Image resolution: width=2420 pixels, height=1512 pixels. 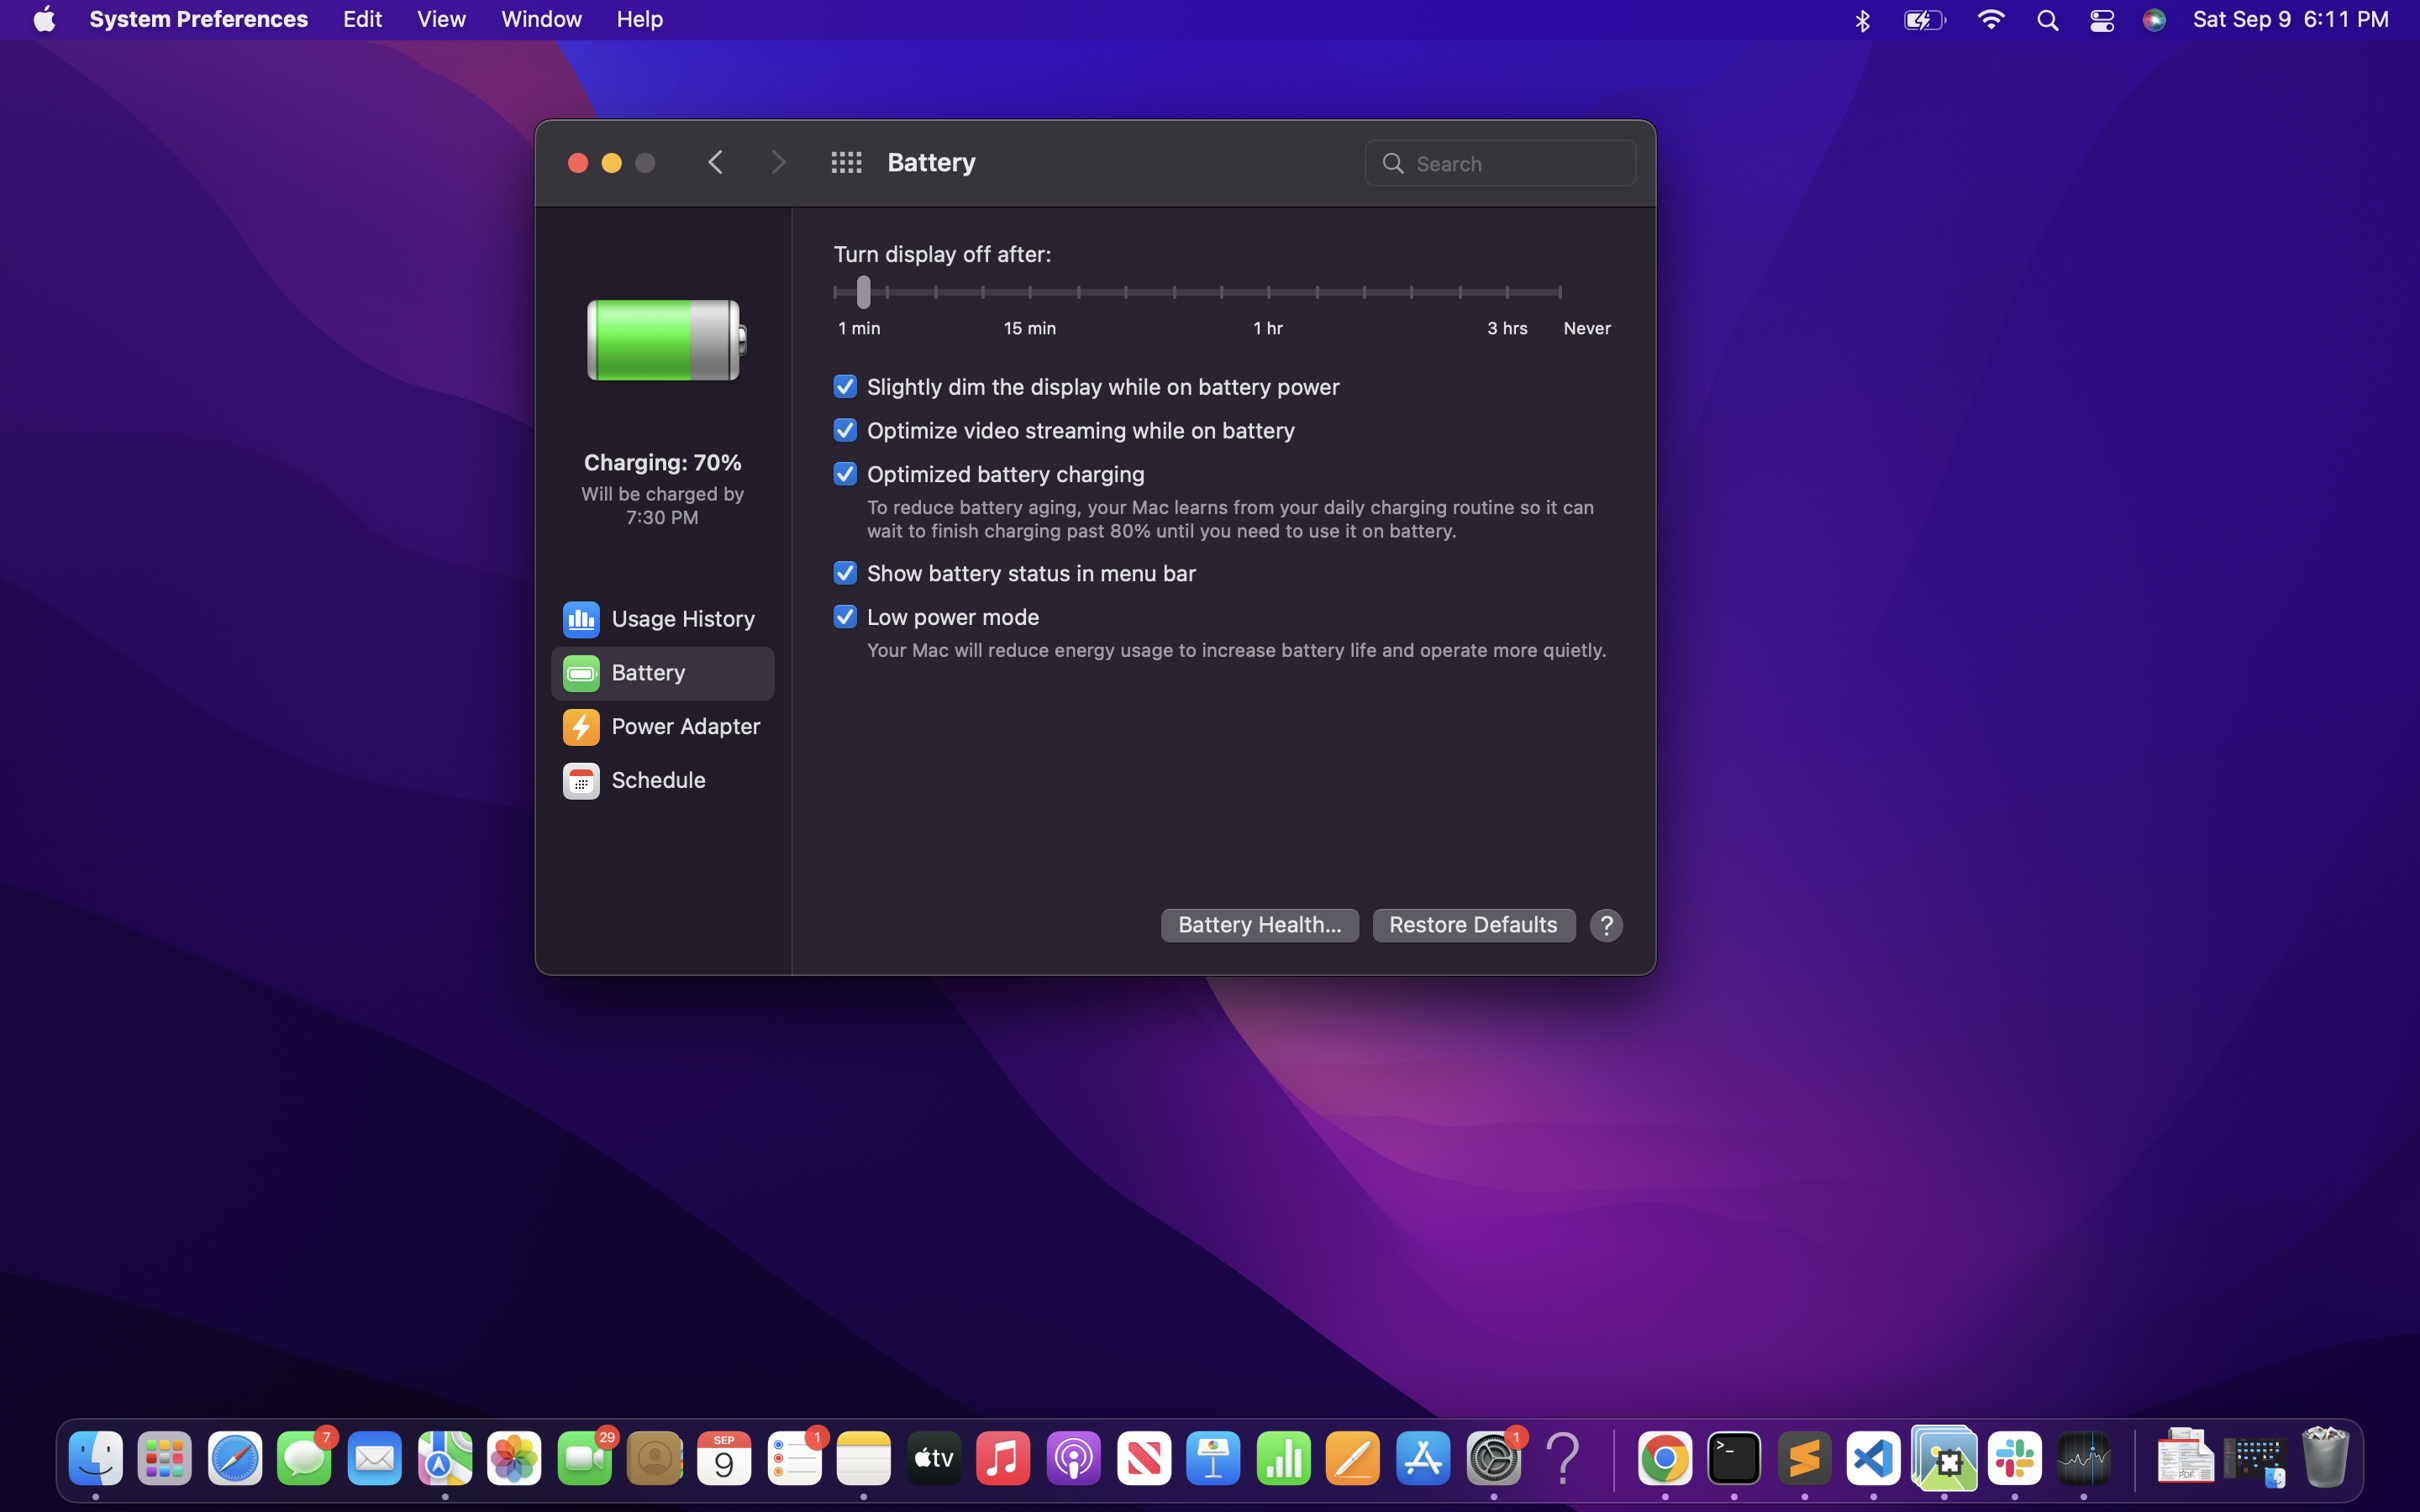 What do you see at coordinates (986, 473) in the screenshot?
I see `the "optimized battery charging" setting` at bounding box center [986, 473].